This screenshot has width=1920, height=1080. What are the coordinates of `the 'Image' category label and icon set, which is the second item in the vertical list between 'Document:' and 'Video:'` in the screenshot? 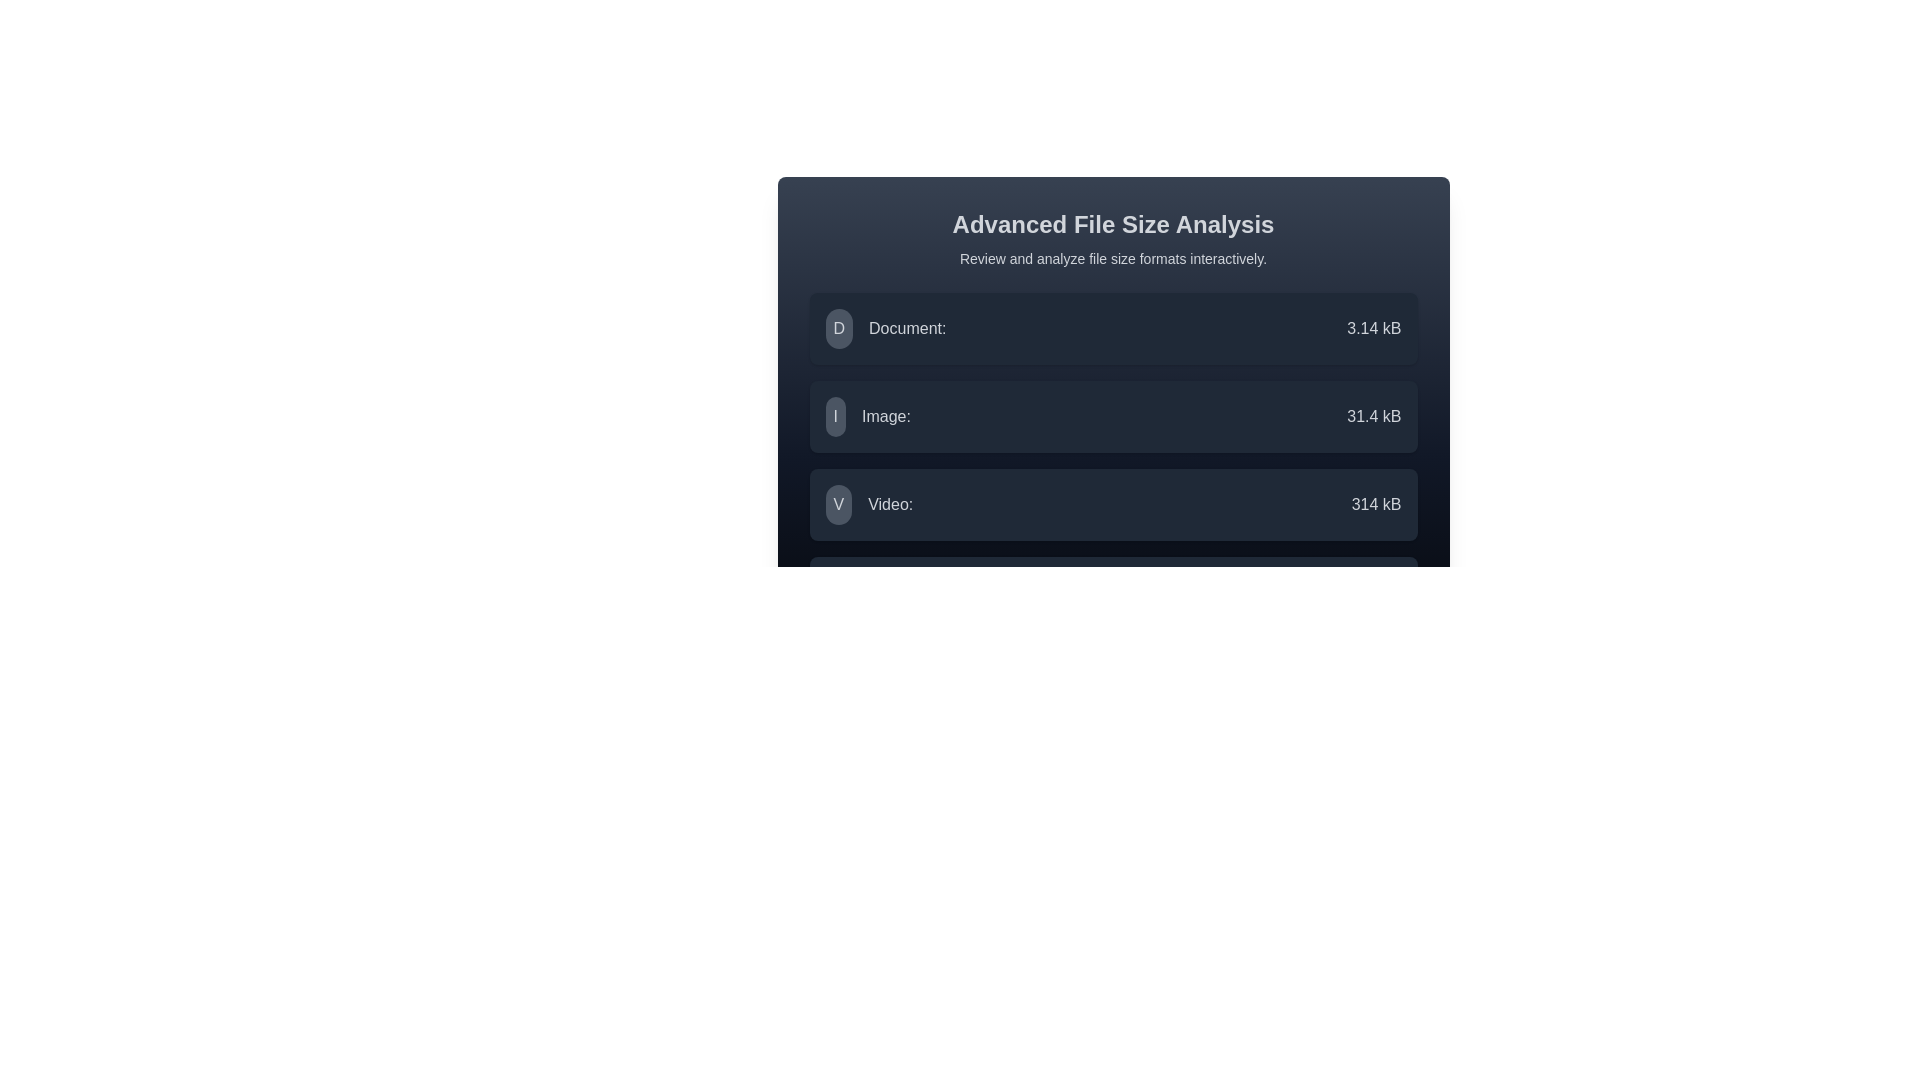 It's located at (868, 415).